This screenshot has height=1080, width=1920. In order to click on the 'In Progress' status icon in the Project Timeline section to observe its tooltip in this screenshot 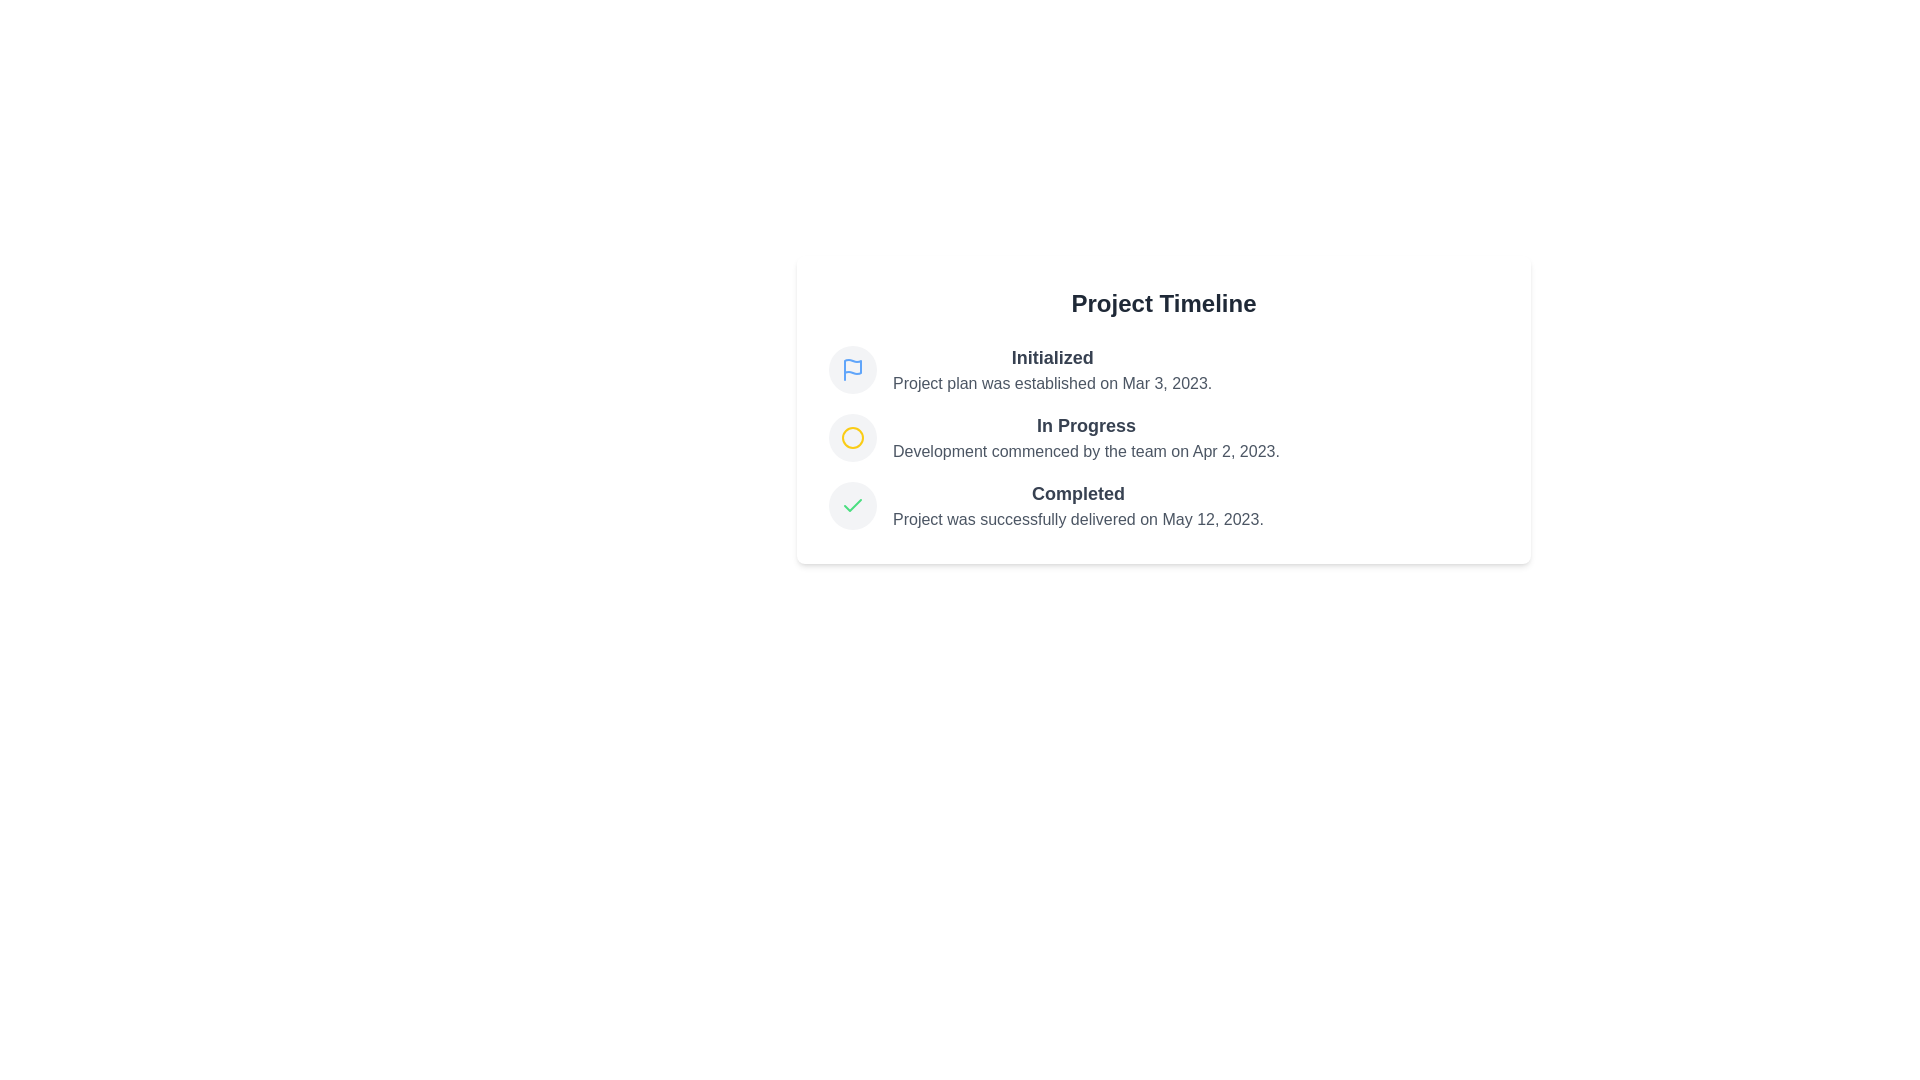, I will do `click(853, 437)`.